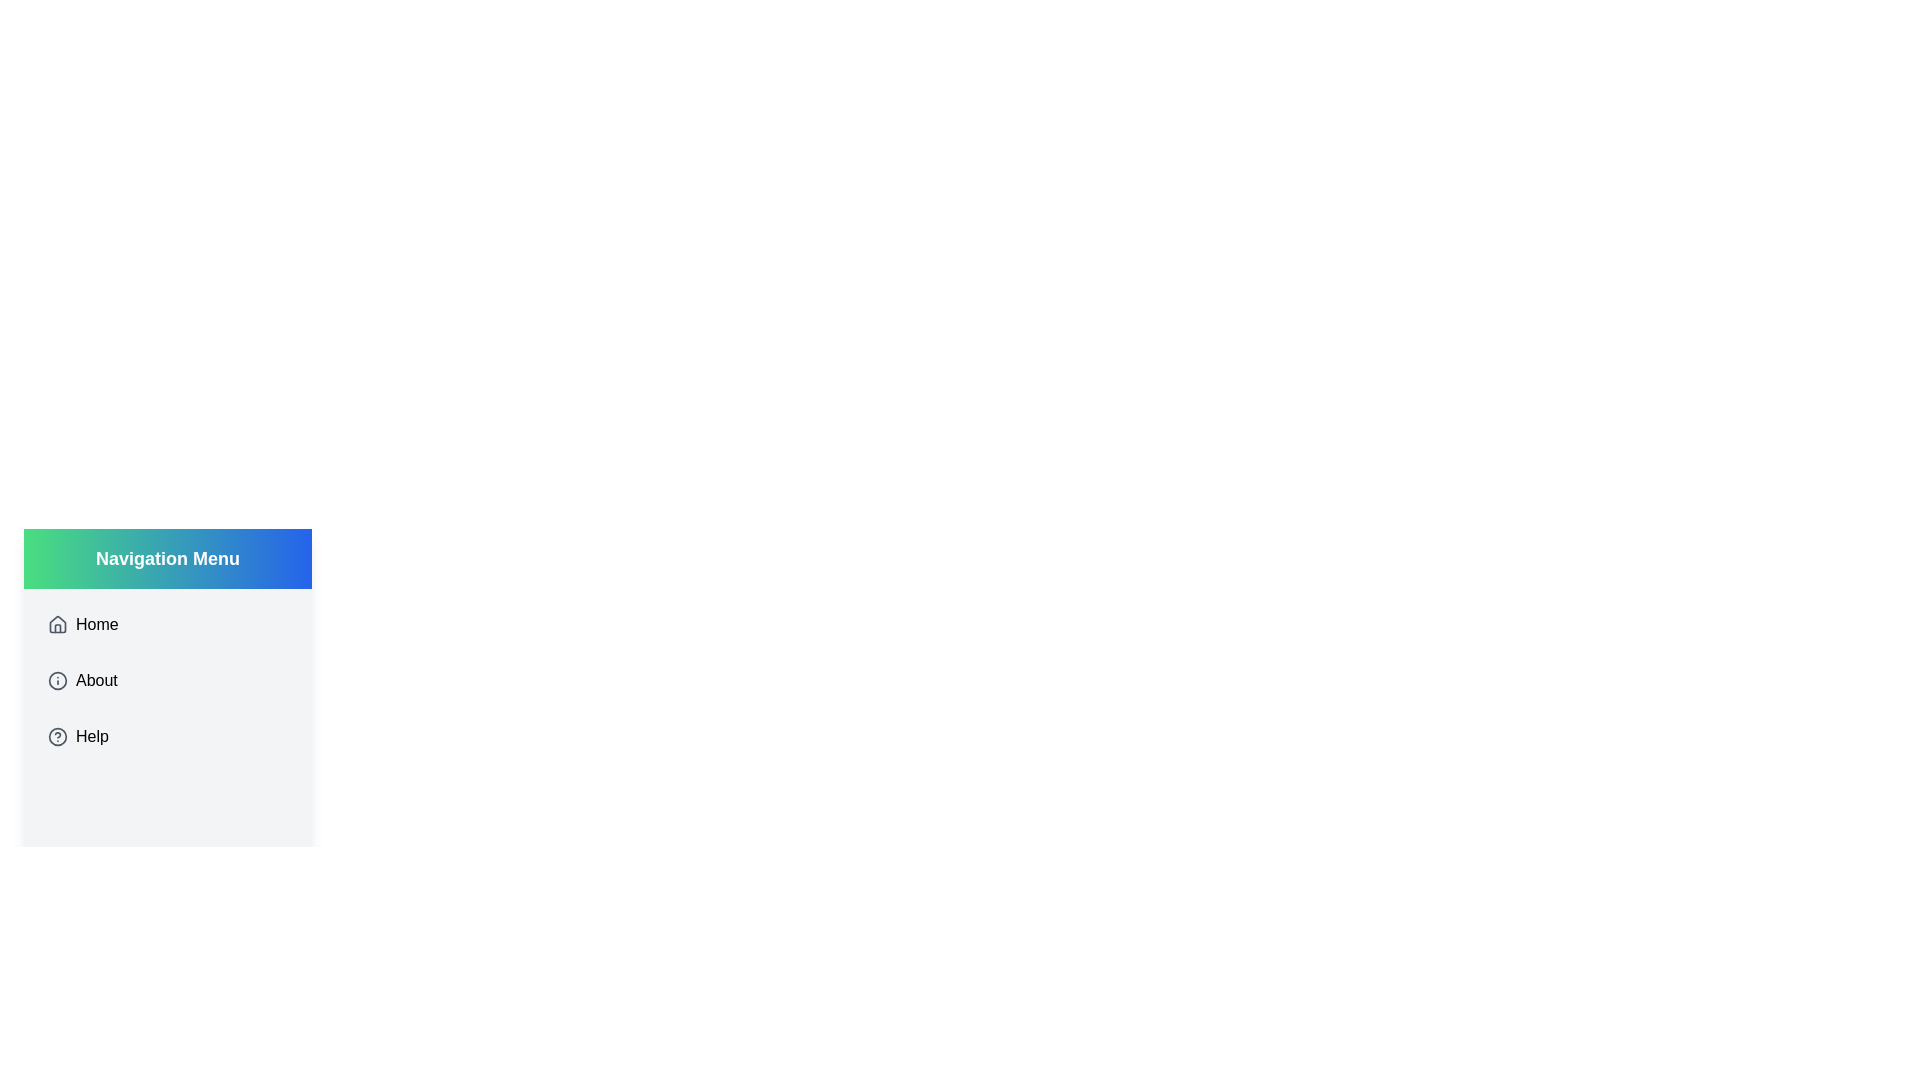 The height and width of the screenshot is (1080, 1920). What do you see at coordinates (96, 623) in the screenshot?
I see `the 'Home' text element in the navigation menu` at bounding box center [96, 623].